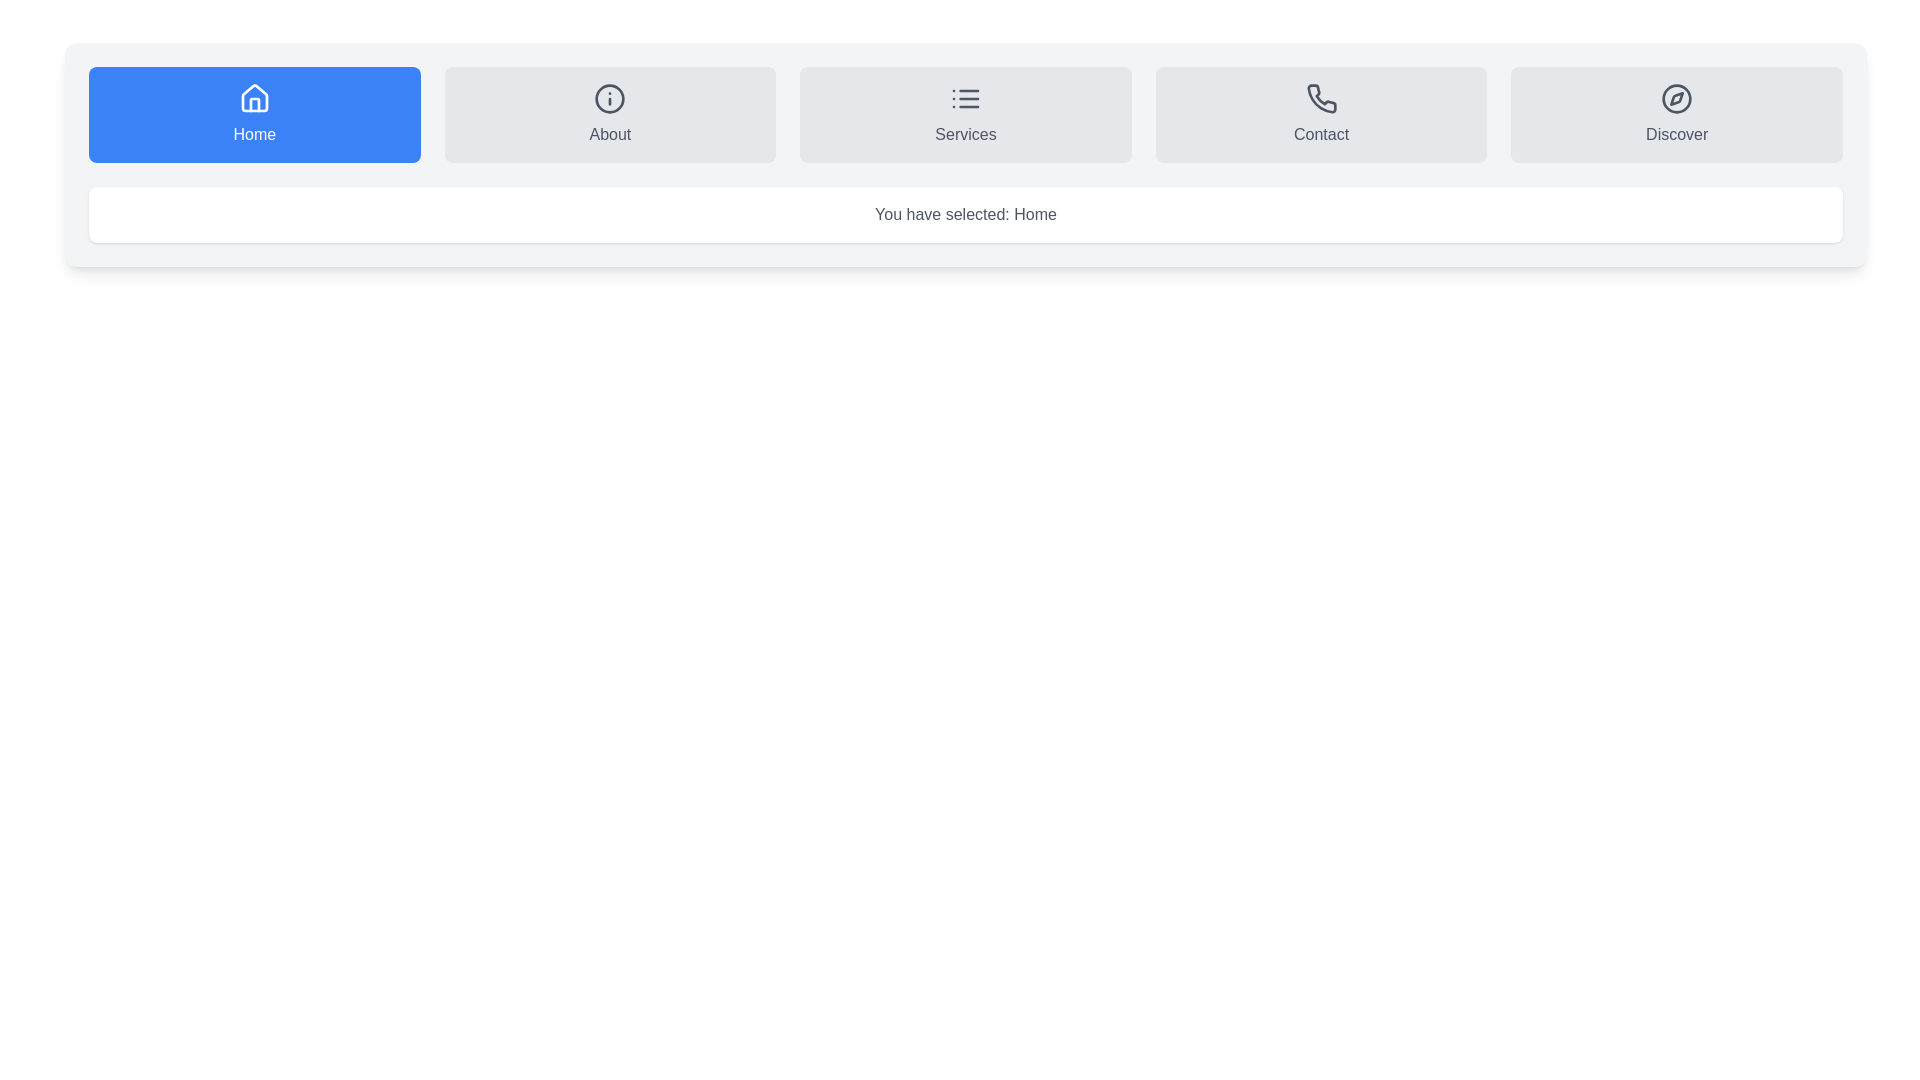 The height and width of the screenshot is (1080, 1920). Describe the element at coordinates (609, 99) in the screenshot. I see `the circular graphical shape that represents the background for the 'About' button located in the top navigation bar` at that location.